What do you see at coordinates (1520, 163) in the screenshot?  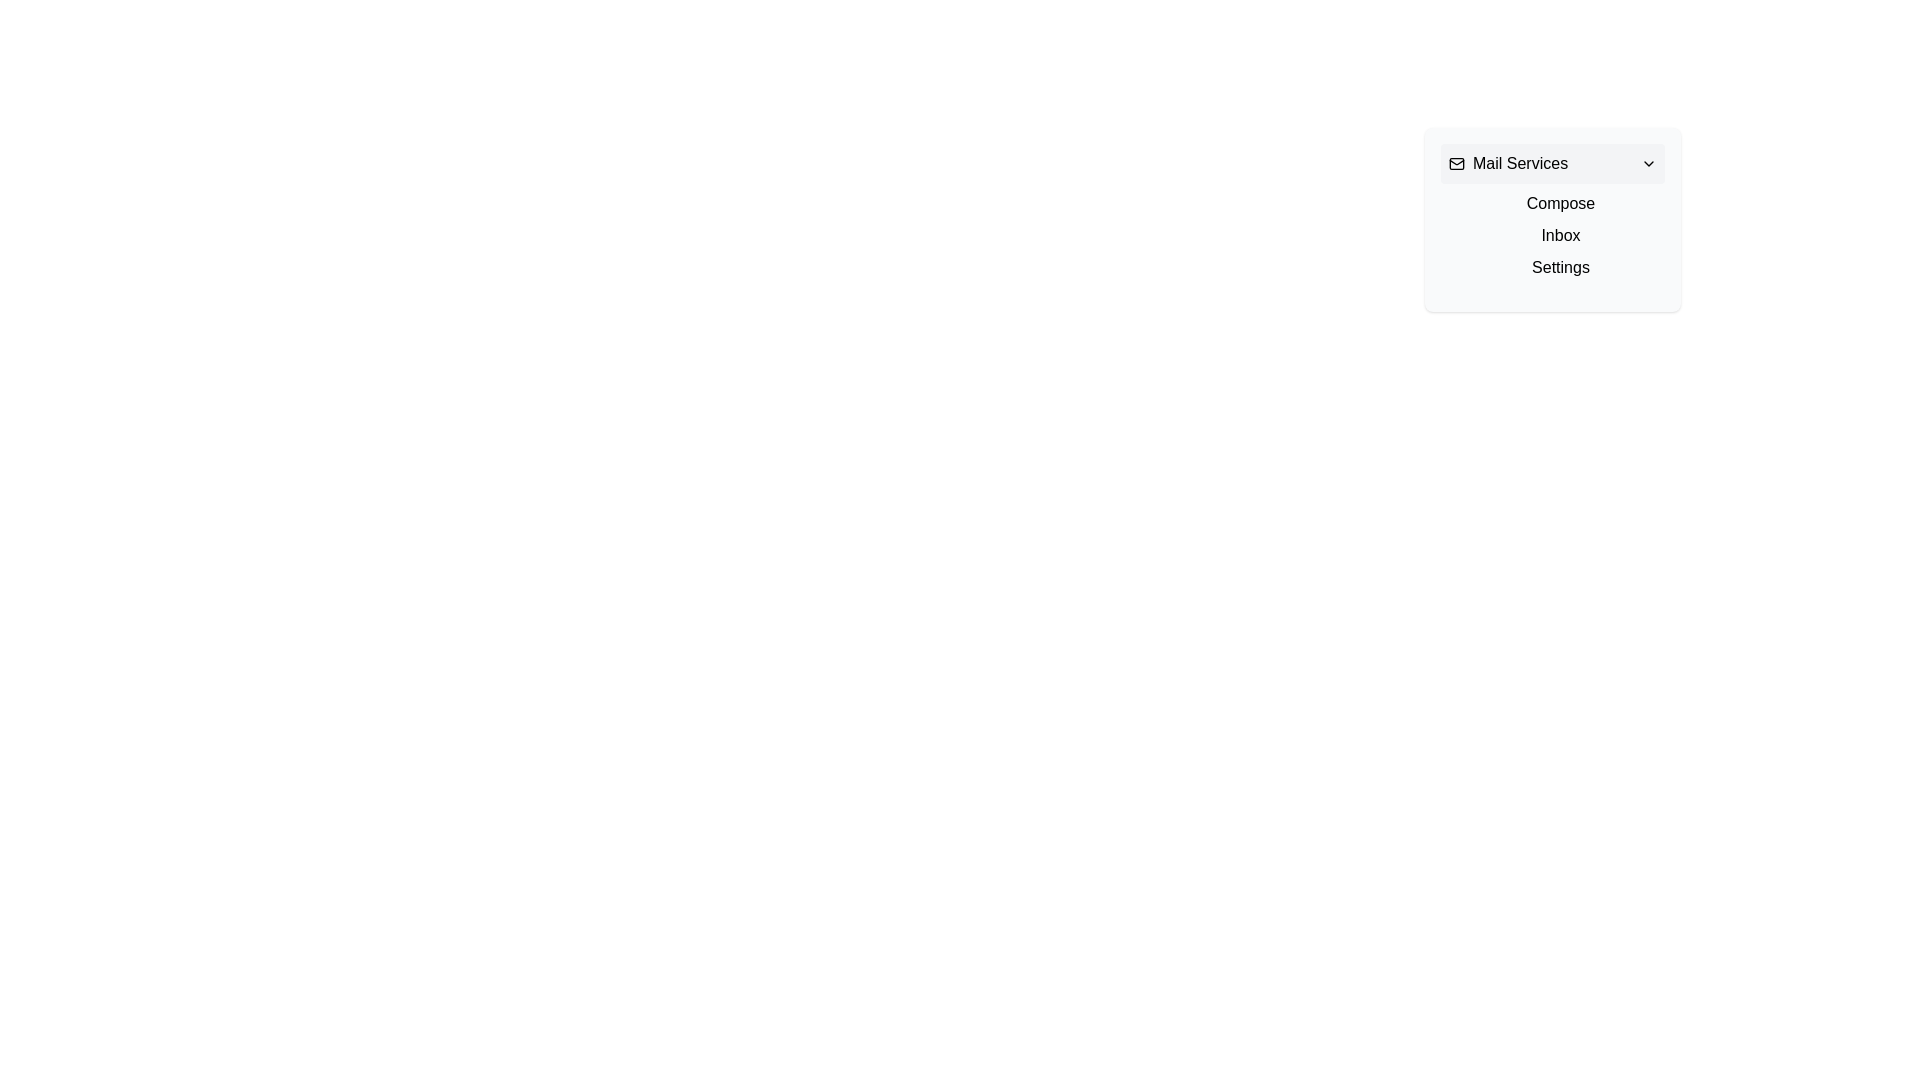 I see `the text label displaying 'Mail Services', which is styled in black font and located between an envelope icon and a dropdown indicator` at bounding box center [1520, 163].